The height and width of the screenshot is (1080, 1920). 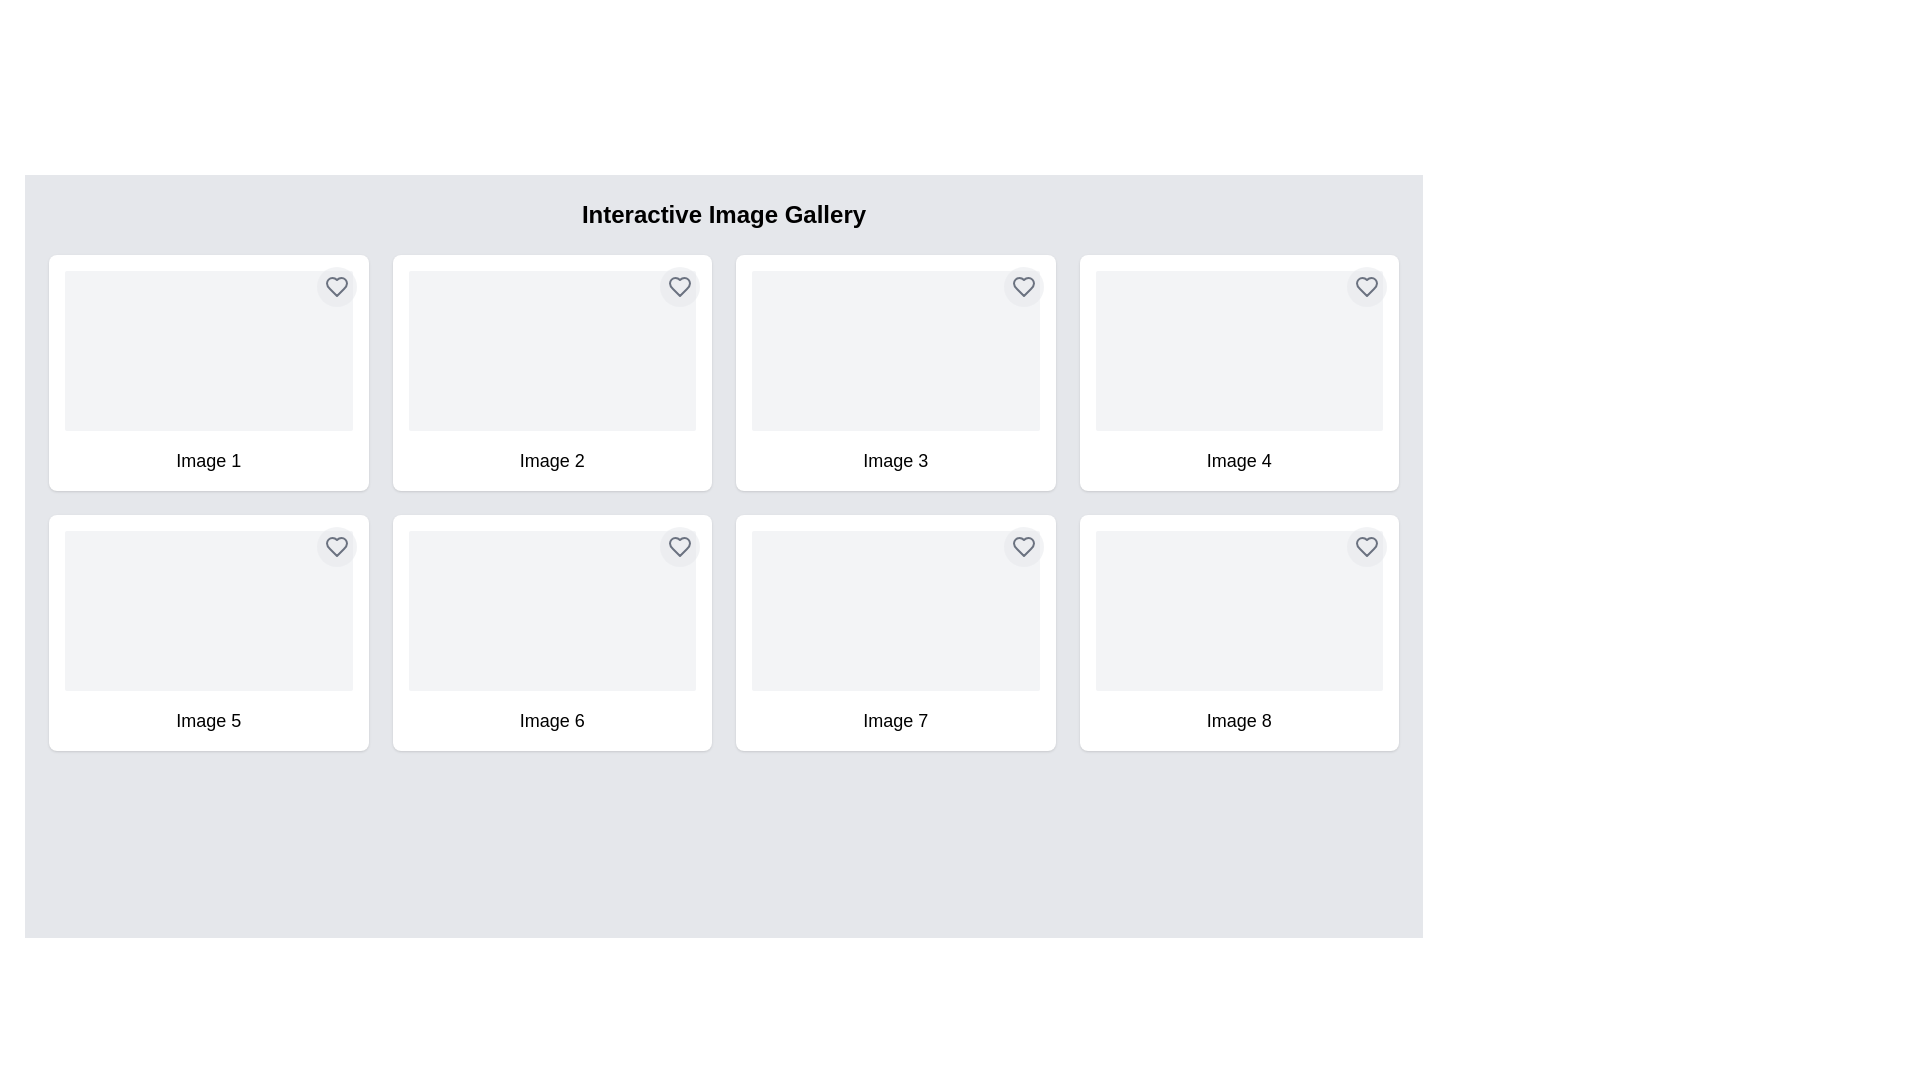 I want to click on the heart-shaped SVG icon in the top-right corner of the 'Image 5' grid cell to favorite the item, so click(x=336, y=547).